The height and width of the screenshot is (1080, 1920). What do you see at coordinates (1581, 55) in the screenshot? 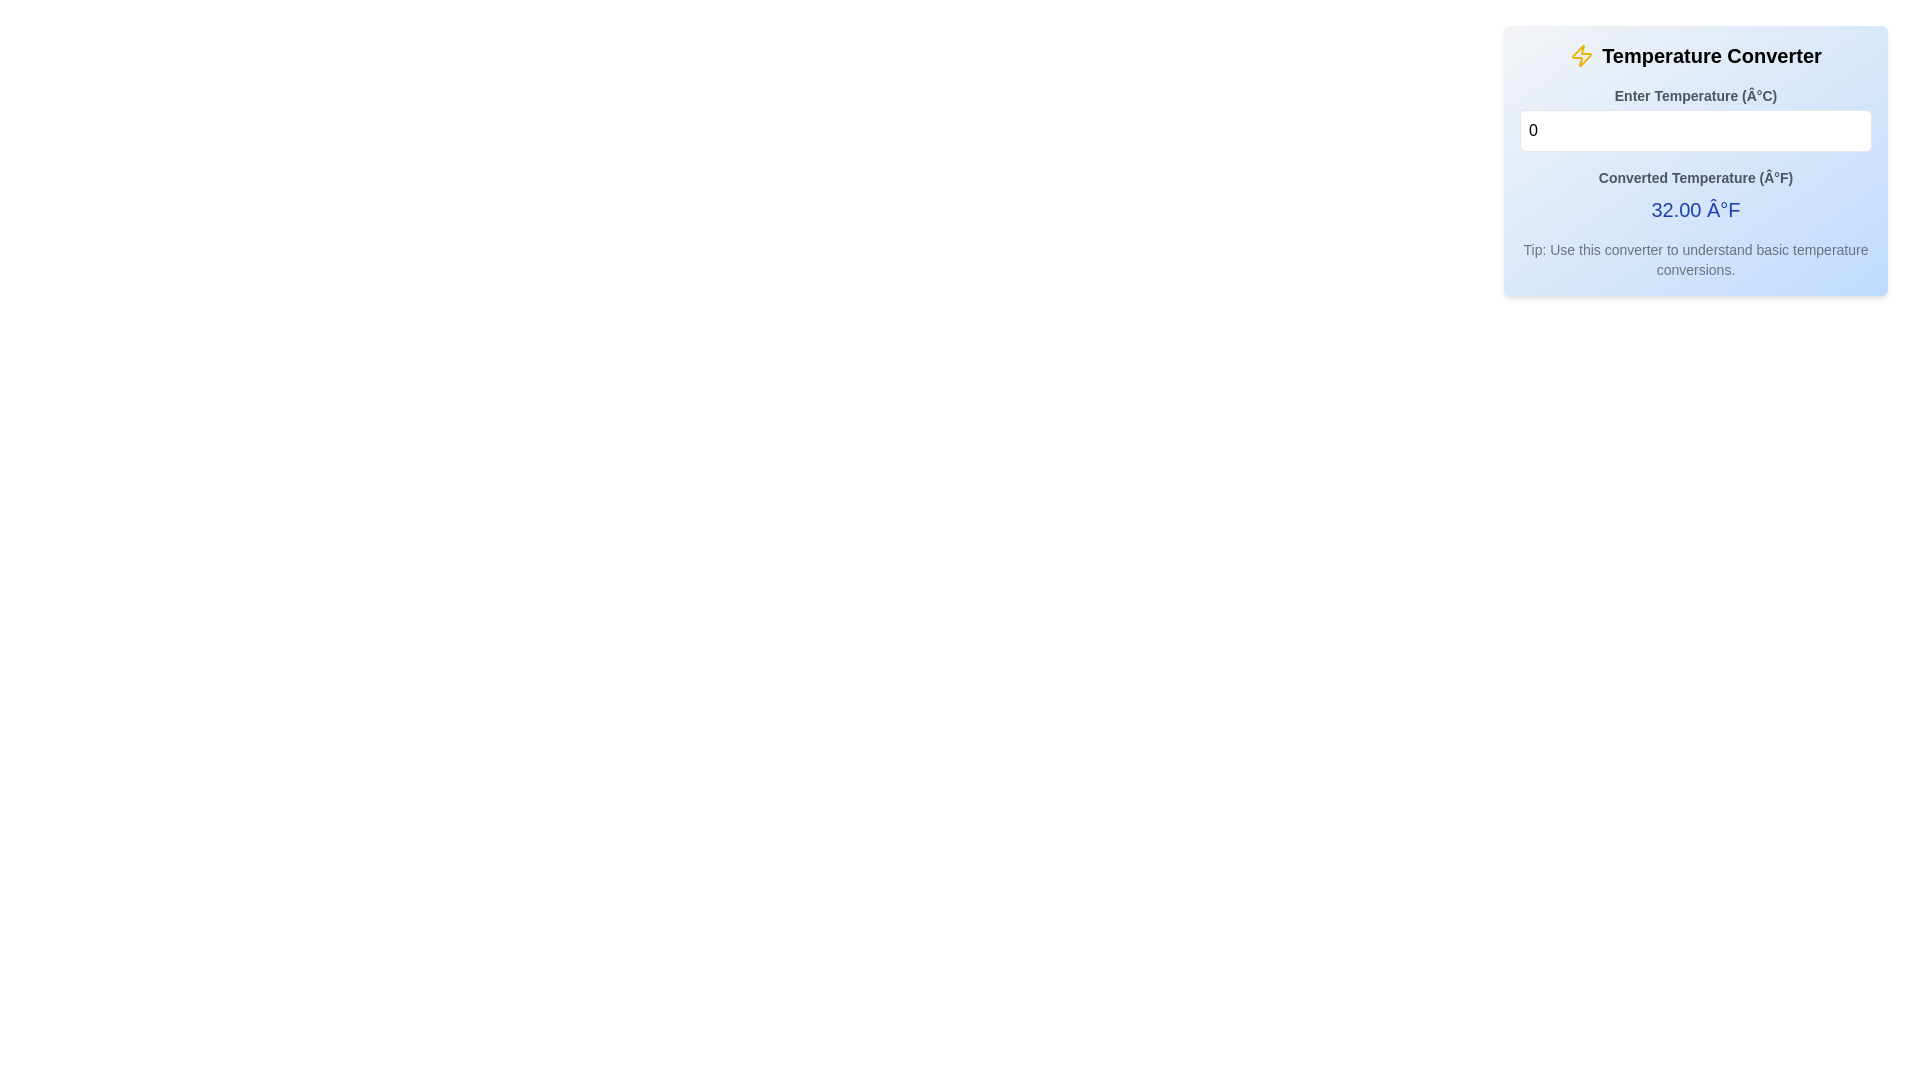
I see `the lightning bolt icon, visually filled in with yellow, located at the top left corner of the temperature converter component` at bounding box center [1581, 55].